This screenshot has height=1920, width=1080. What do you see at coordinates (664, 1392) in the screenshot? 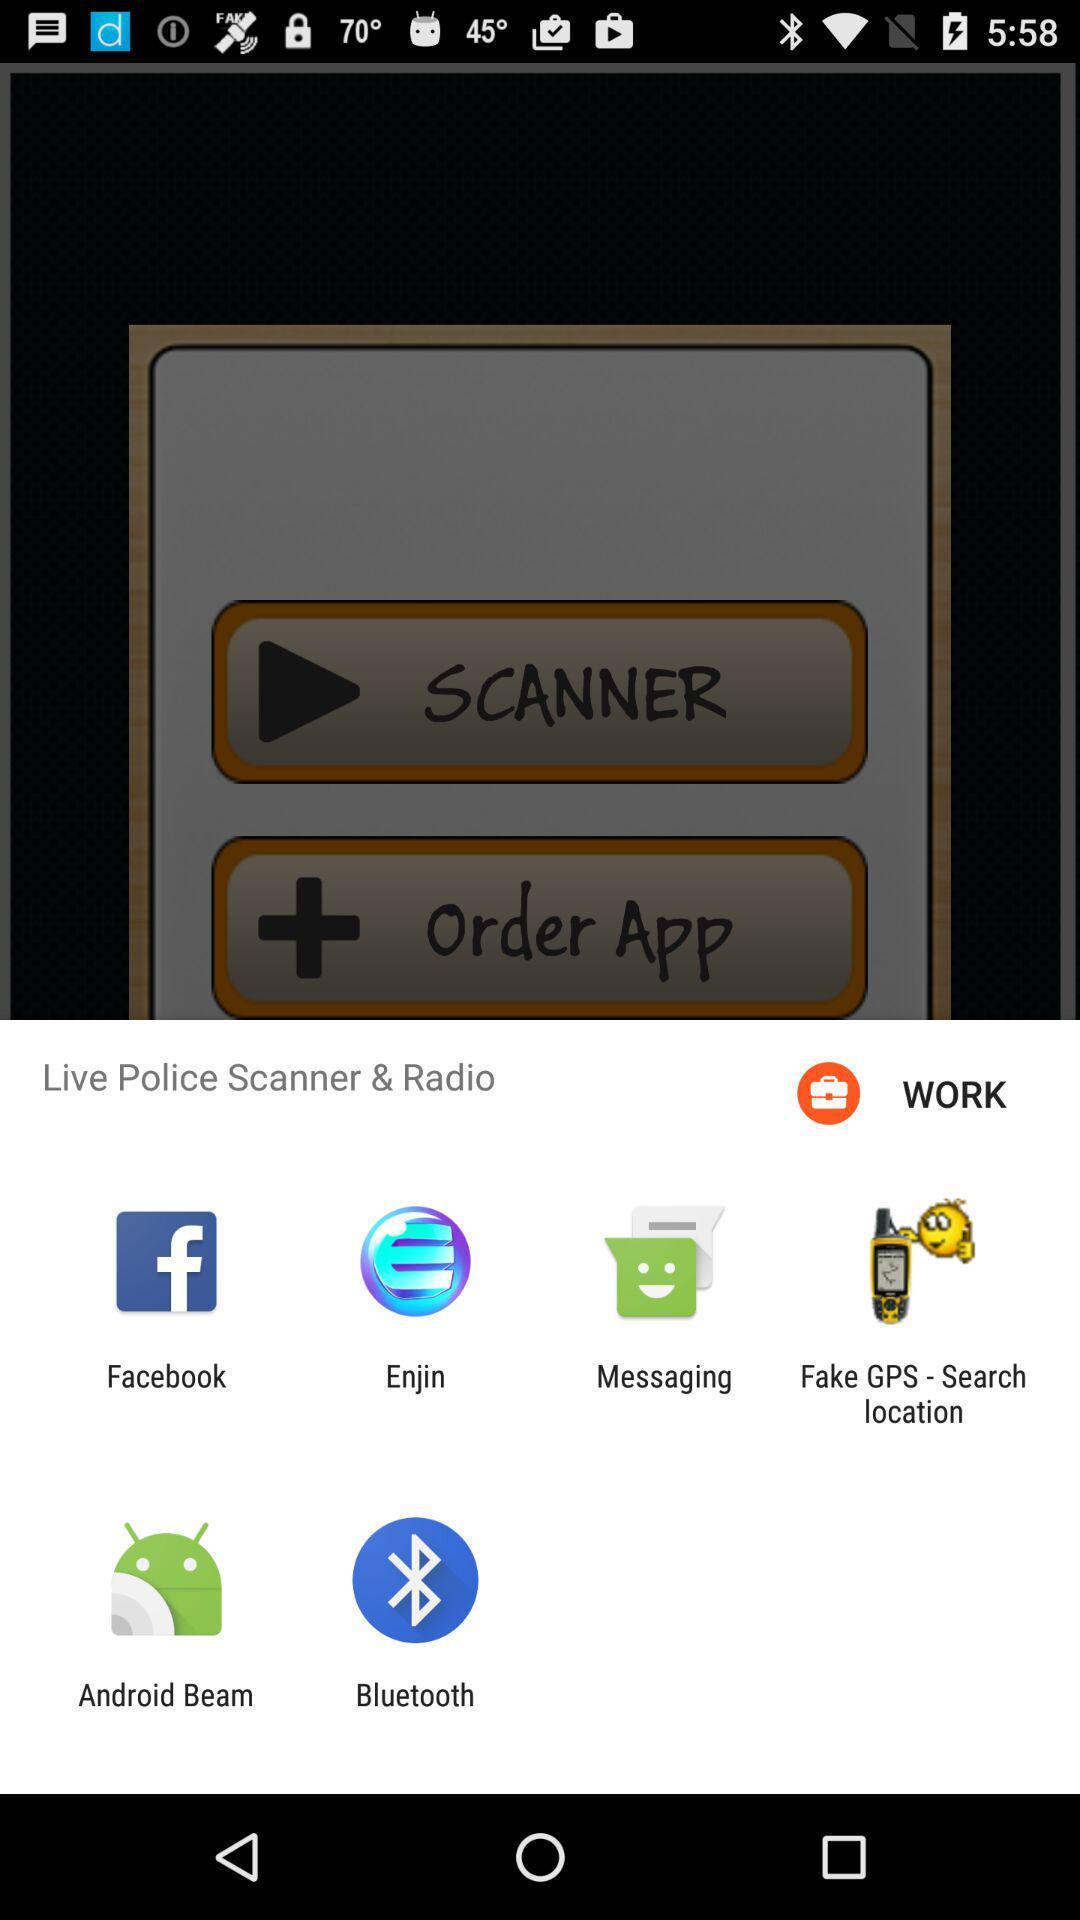
I see `the app to the right of the enjin` at bounding box center [664, 1392].